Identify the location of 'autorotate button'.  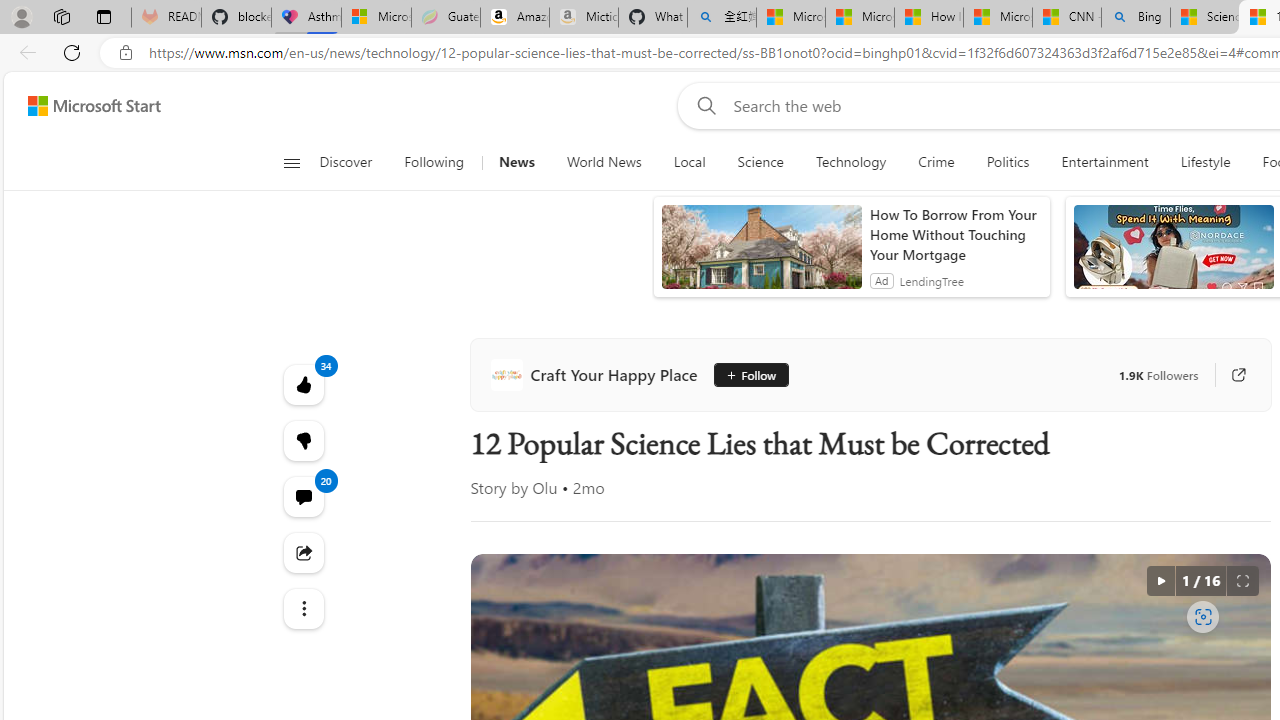
(1160, 581).